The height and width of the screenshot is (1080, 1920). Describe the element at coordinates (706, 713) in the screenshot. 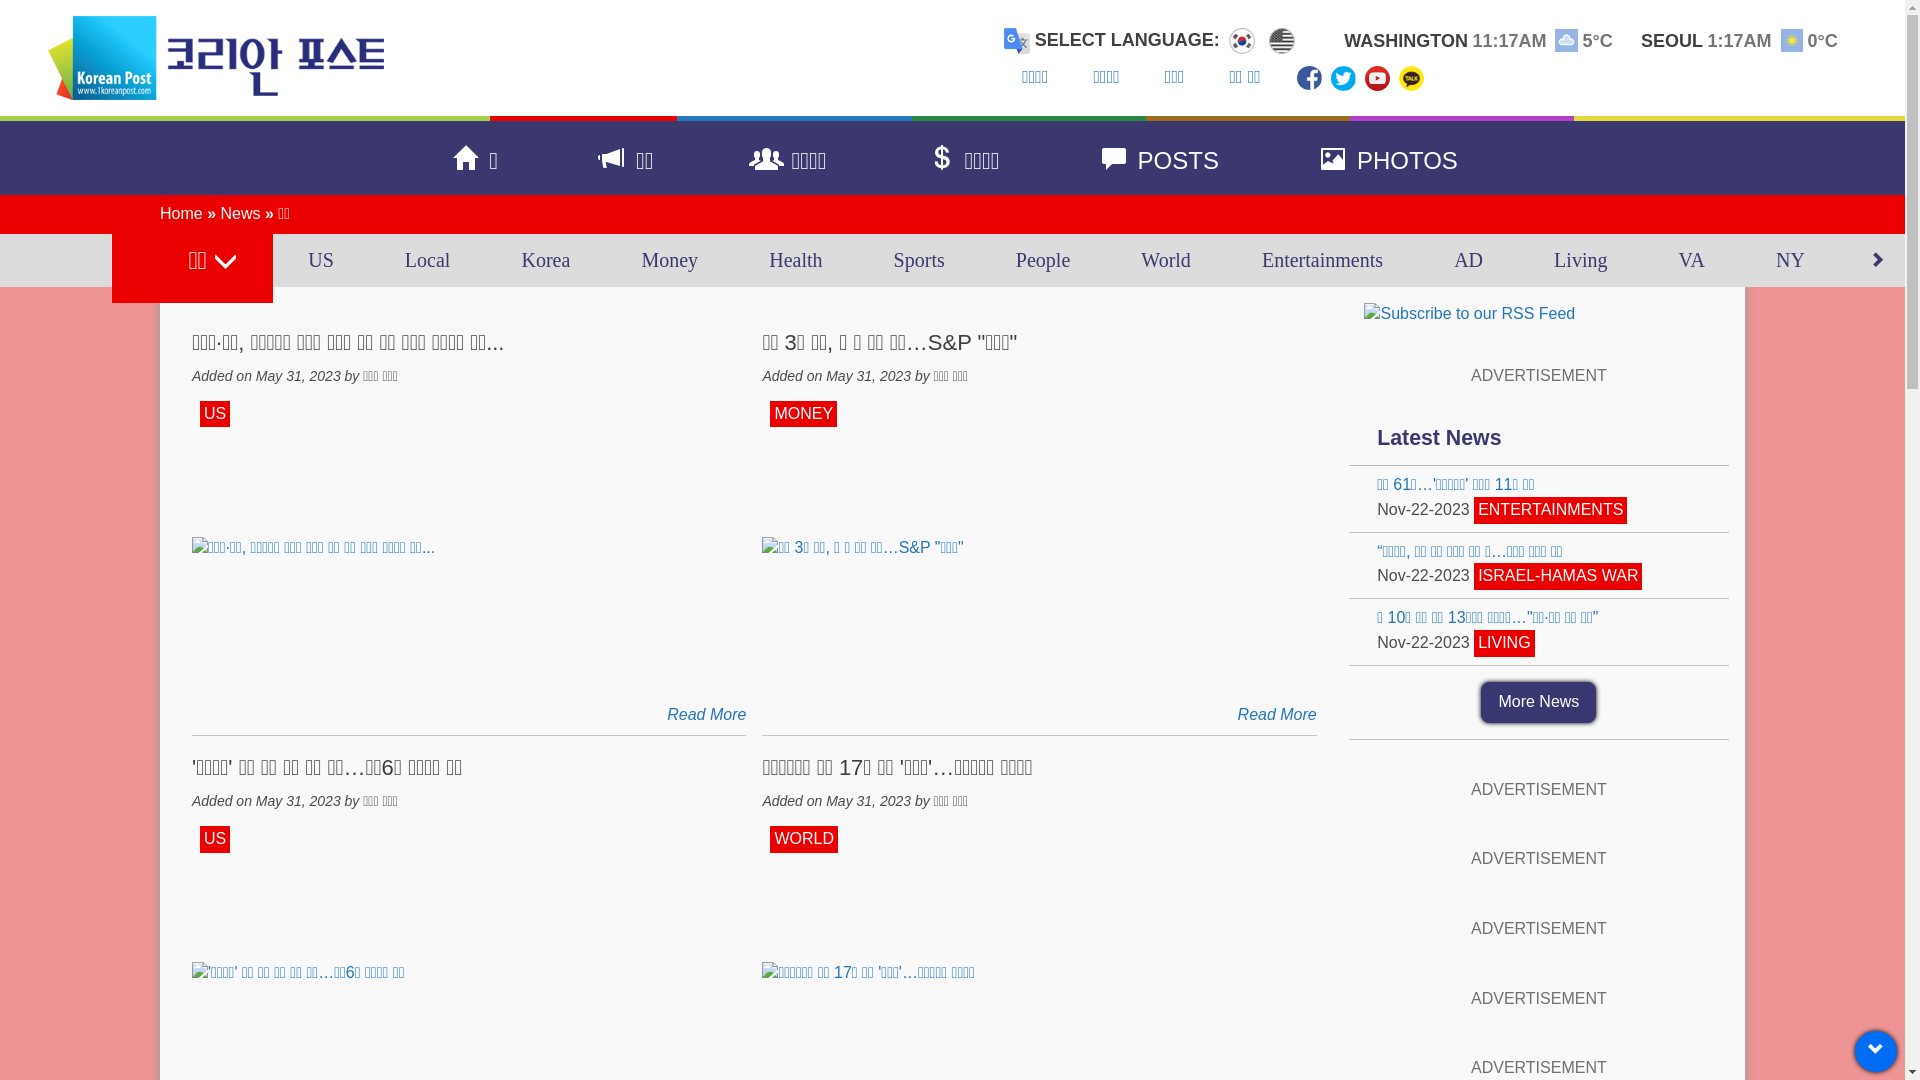

I see `'Read More'` at that location.